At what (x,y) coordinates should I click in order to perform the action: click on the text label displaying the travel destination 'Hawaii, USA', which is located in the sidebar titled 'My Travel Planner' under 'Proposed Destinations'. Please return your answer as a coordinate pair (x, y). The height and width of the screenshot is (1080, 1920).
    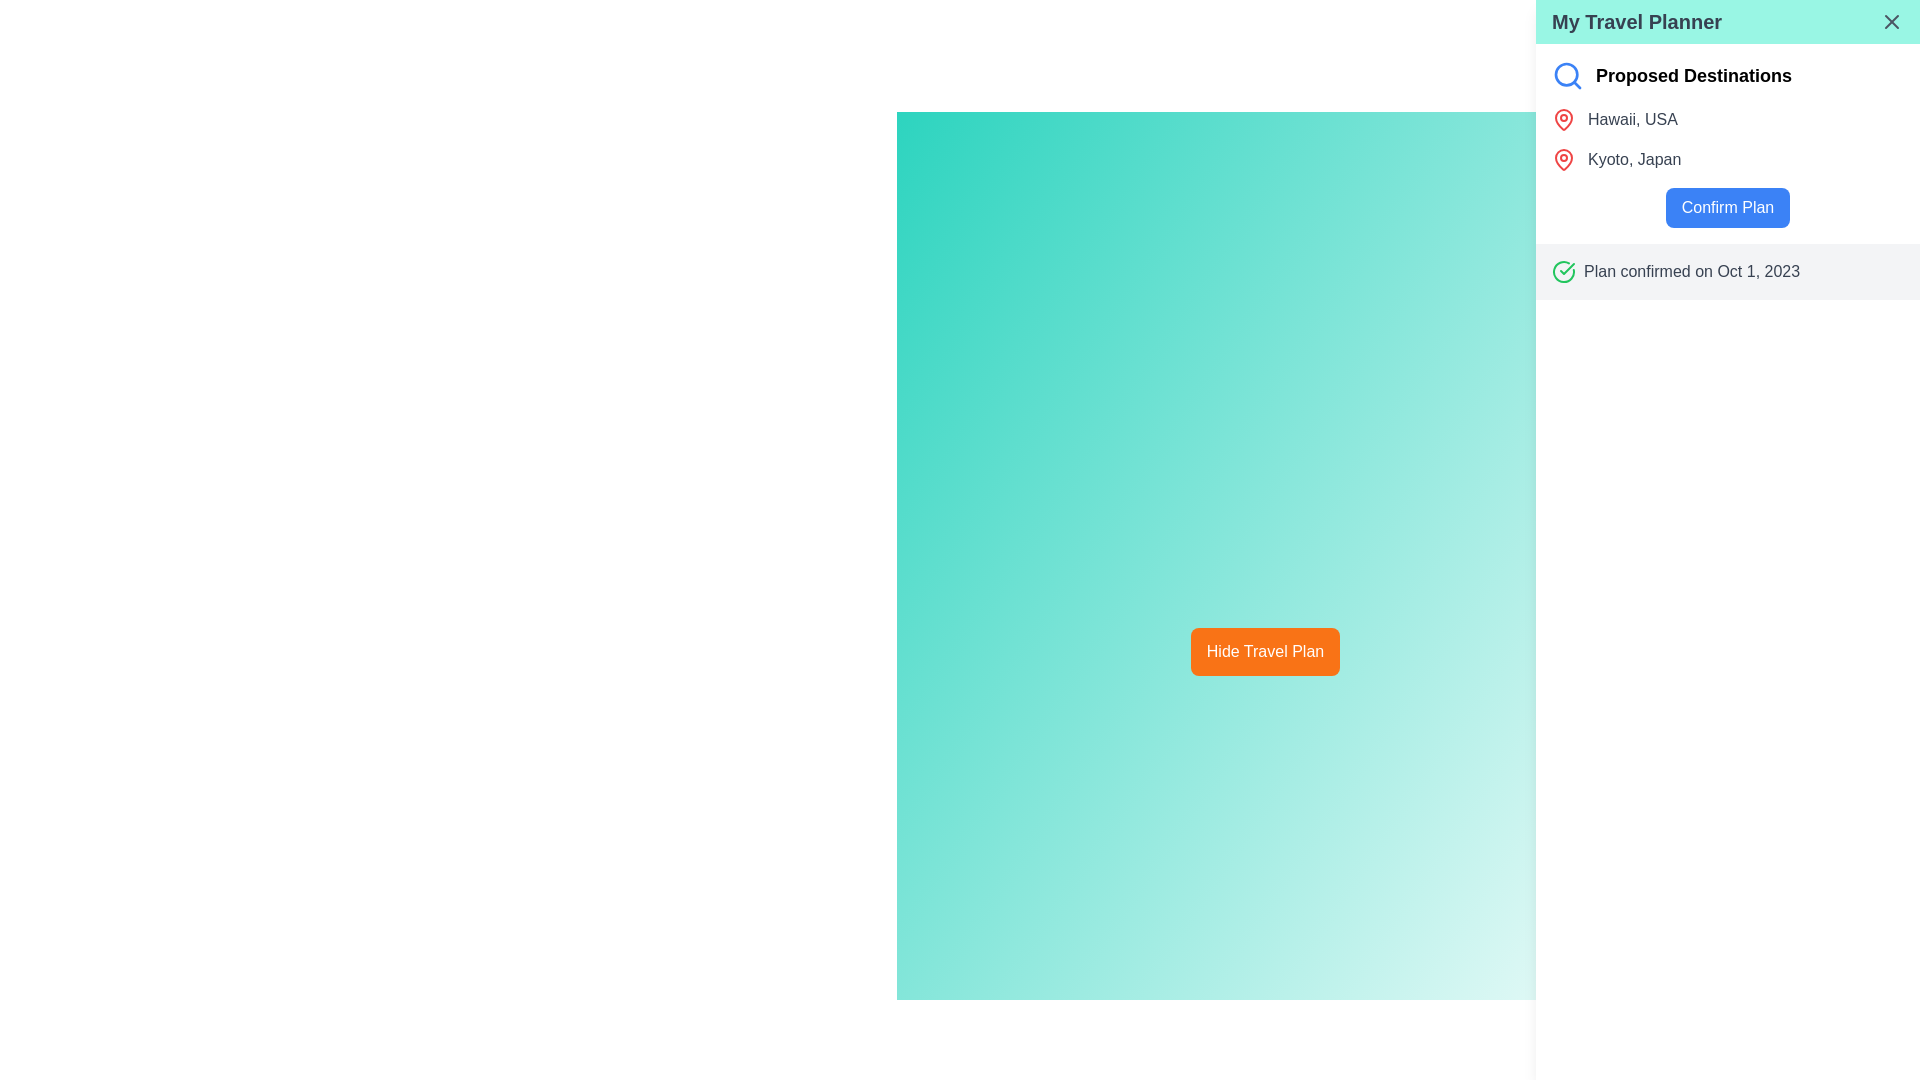
    Looking at the image, I should click on (1632, 119).